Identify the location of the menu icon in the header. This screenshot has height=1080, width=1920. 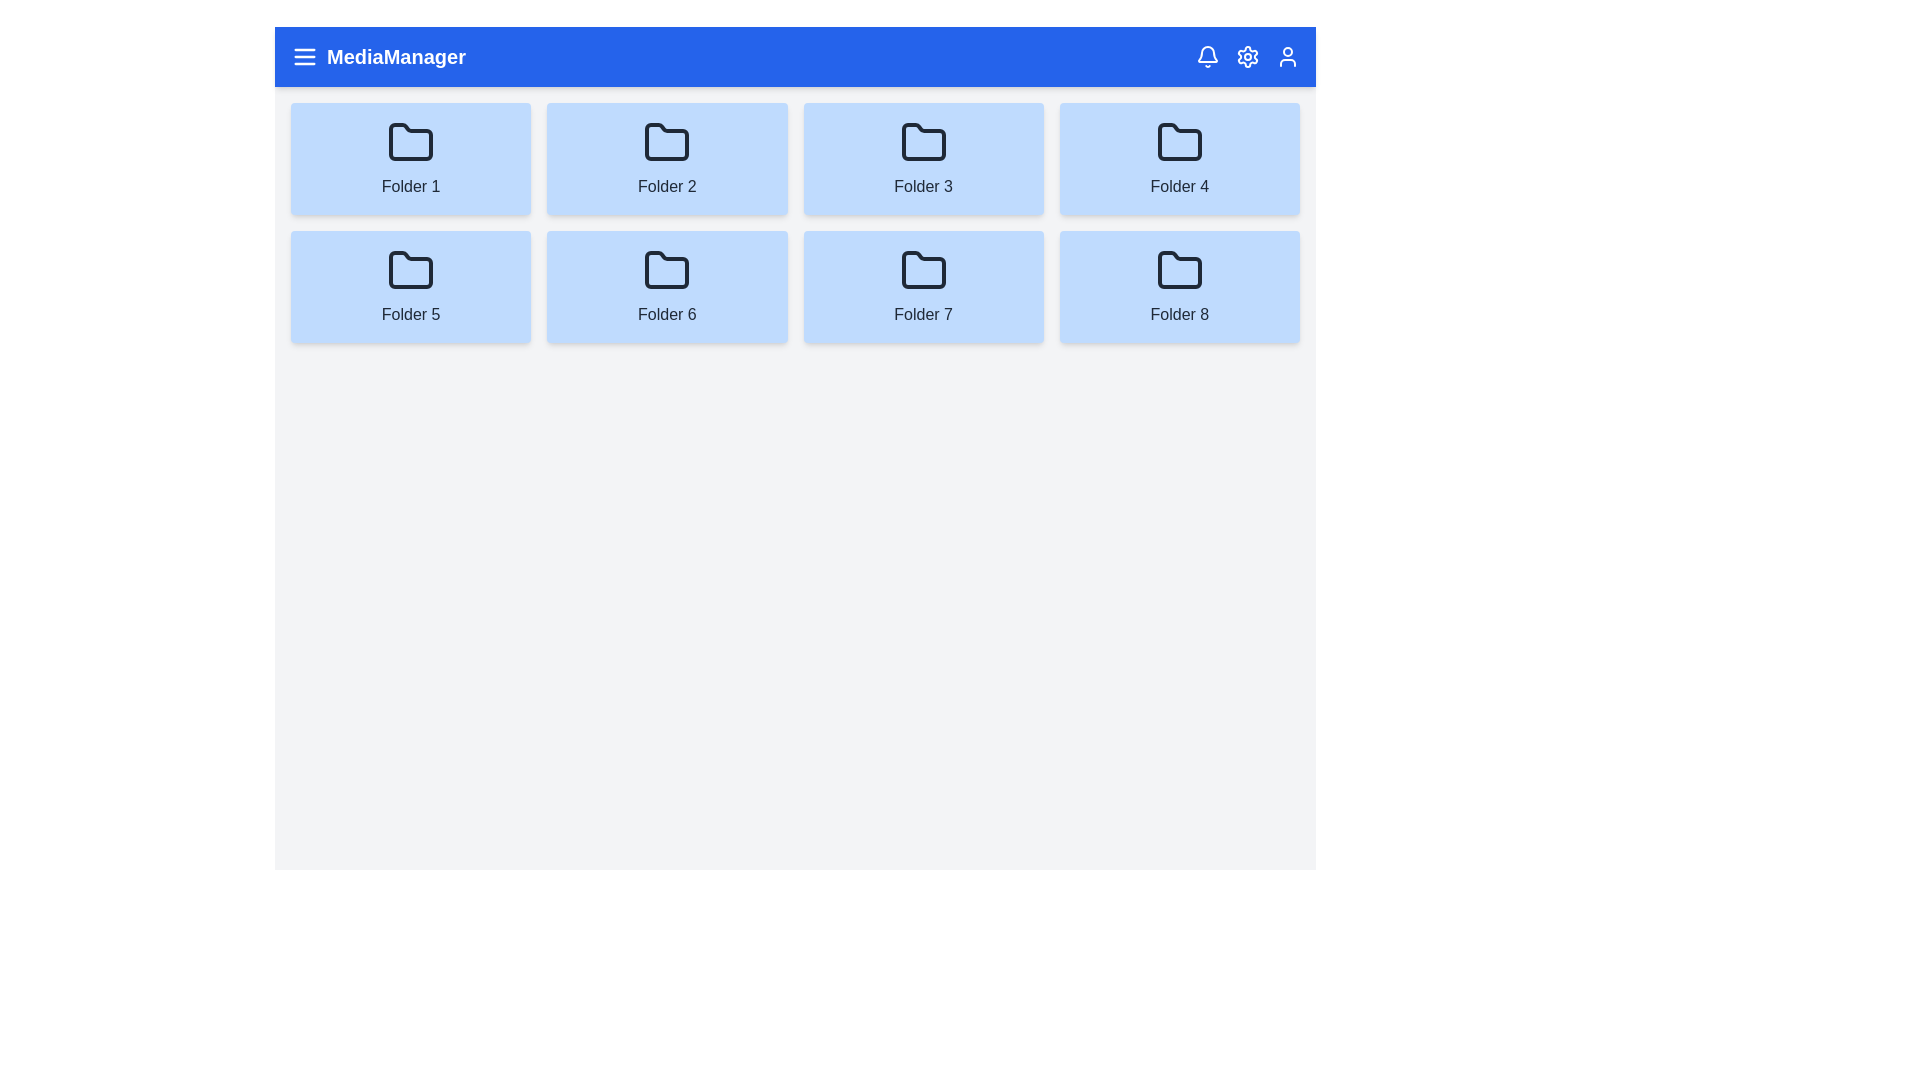
(304, 56).